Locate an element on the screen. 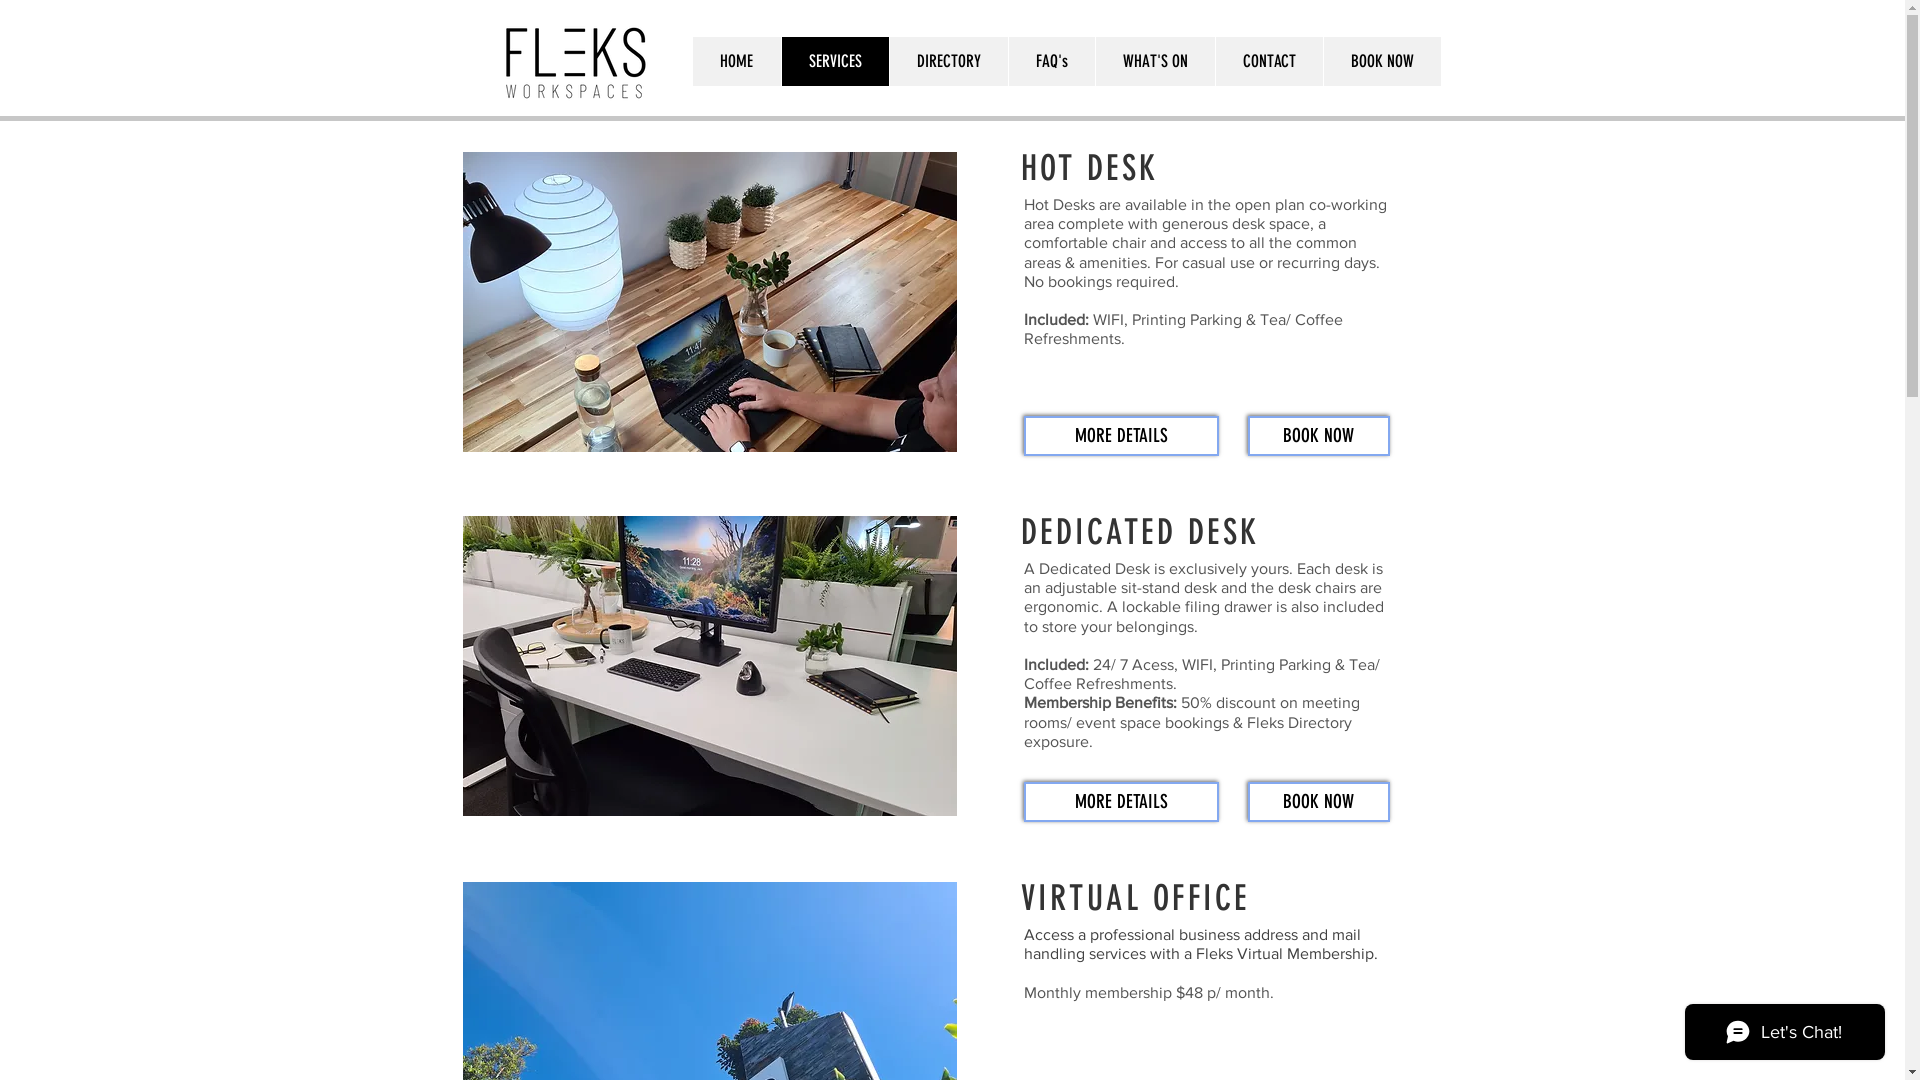  'BOOK NOW' is located at coordinates (1319, 434).